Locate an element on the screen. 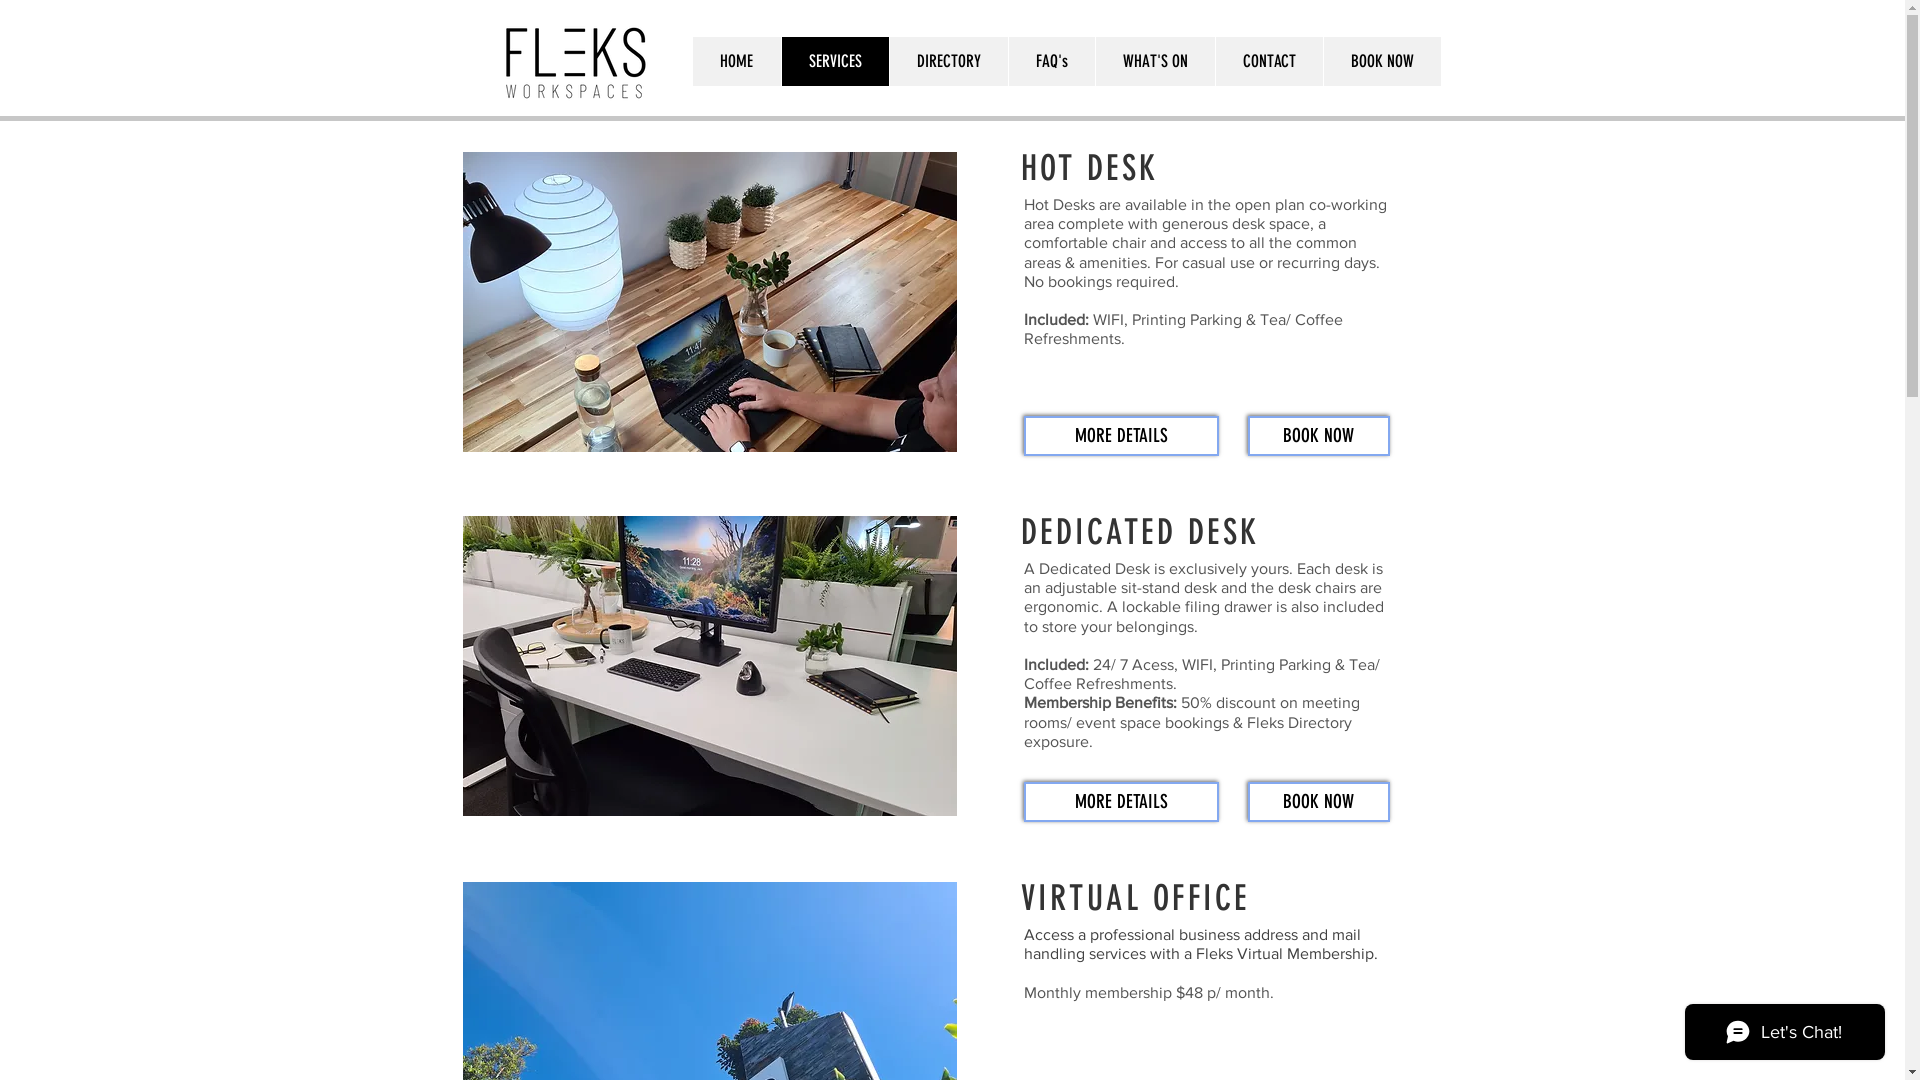  'BOOK NOW' is located at coordinates (1319, 434).